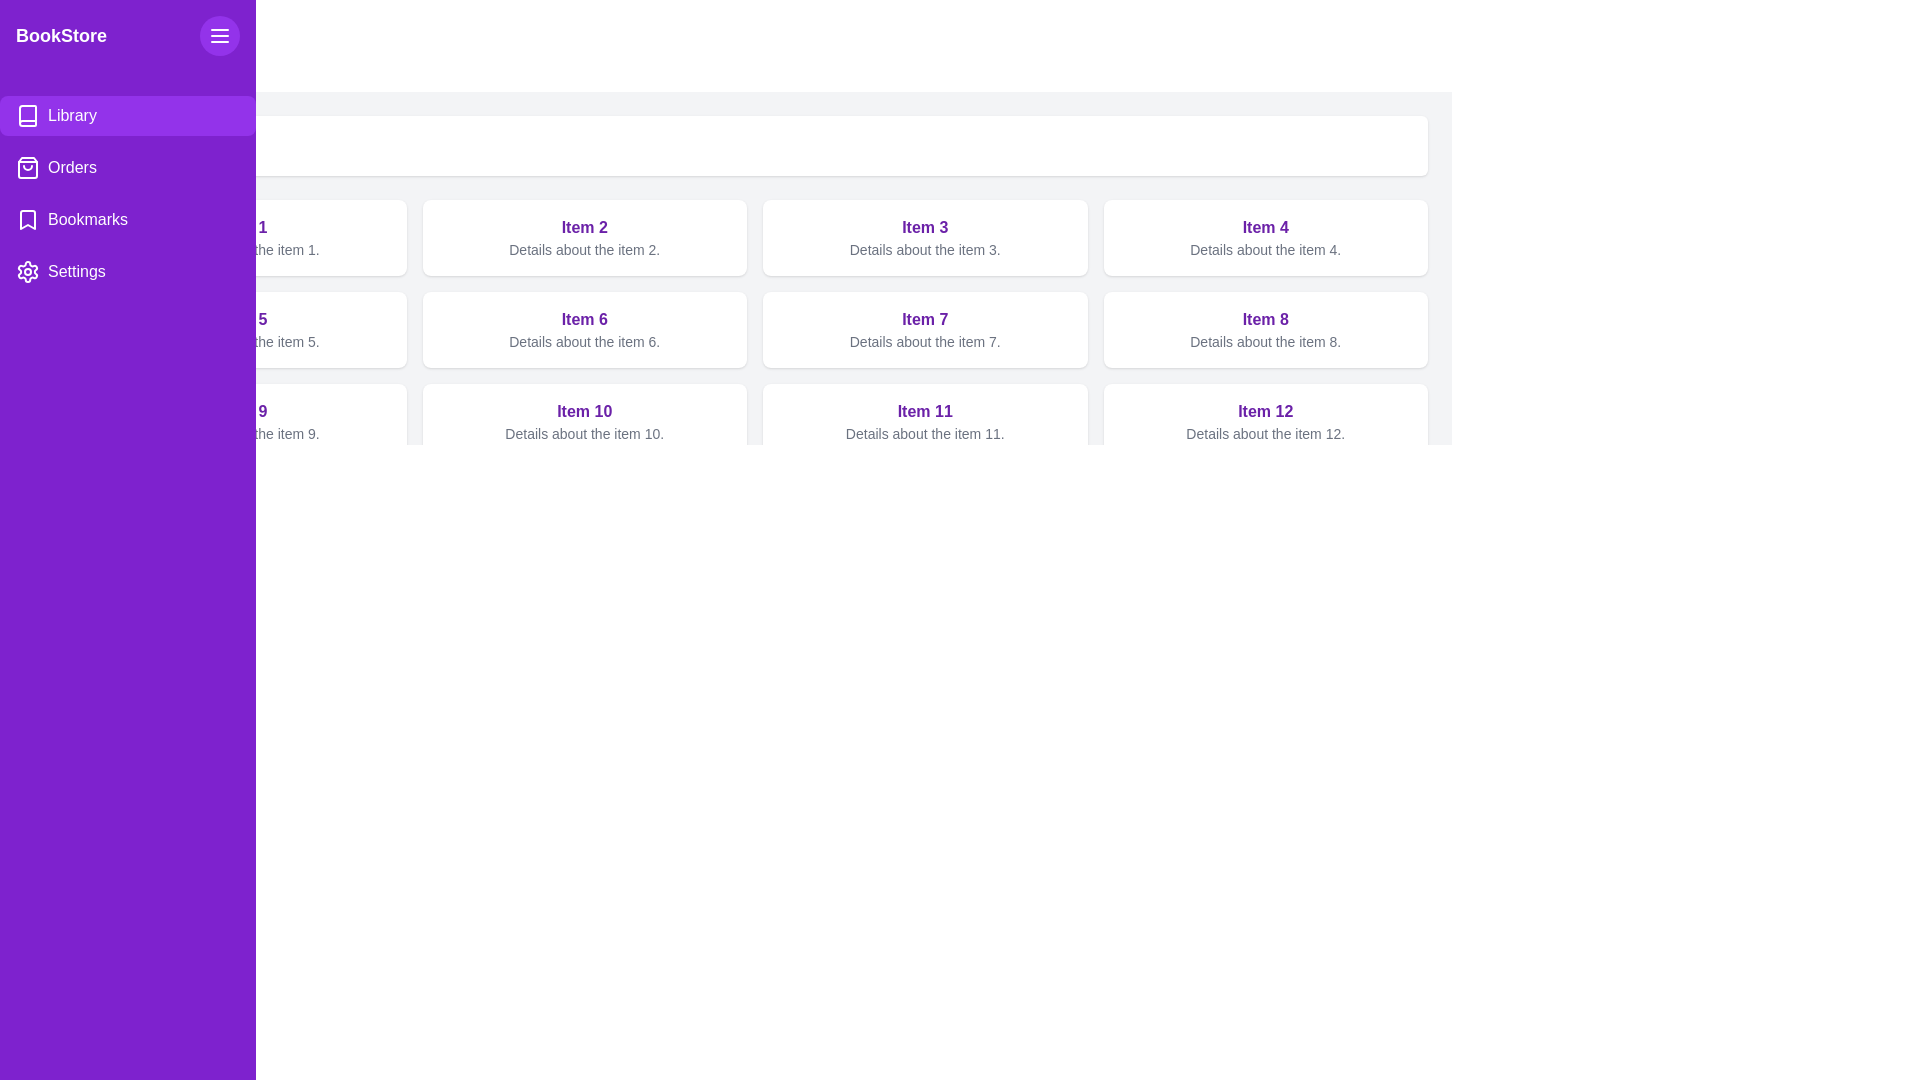 This screenshot has width=1920, height=1080. What do you see at coordinates (1264, 319) in the screenshot?
I see `the Text label that serves as the header for the card labeled 'Item 8', located in the second row and fourth column of the grid layout` at bounding box center [1264, 319].